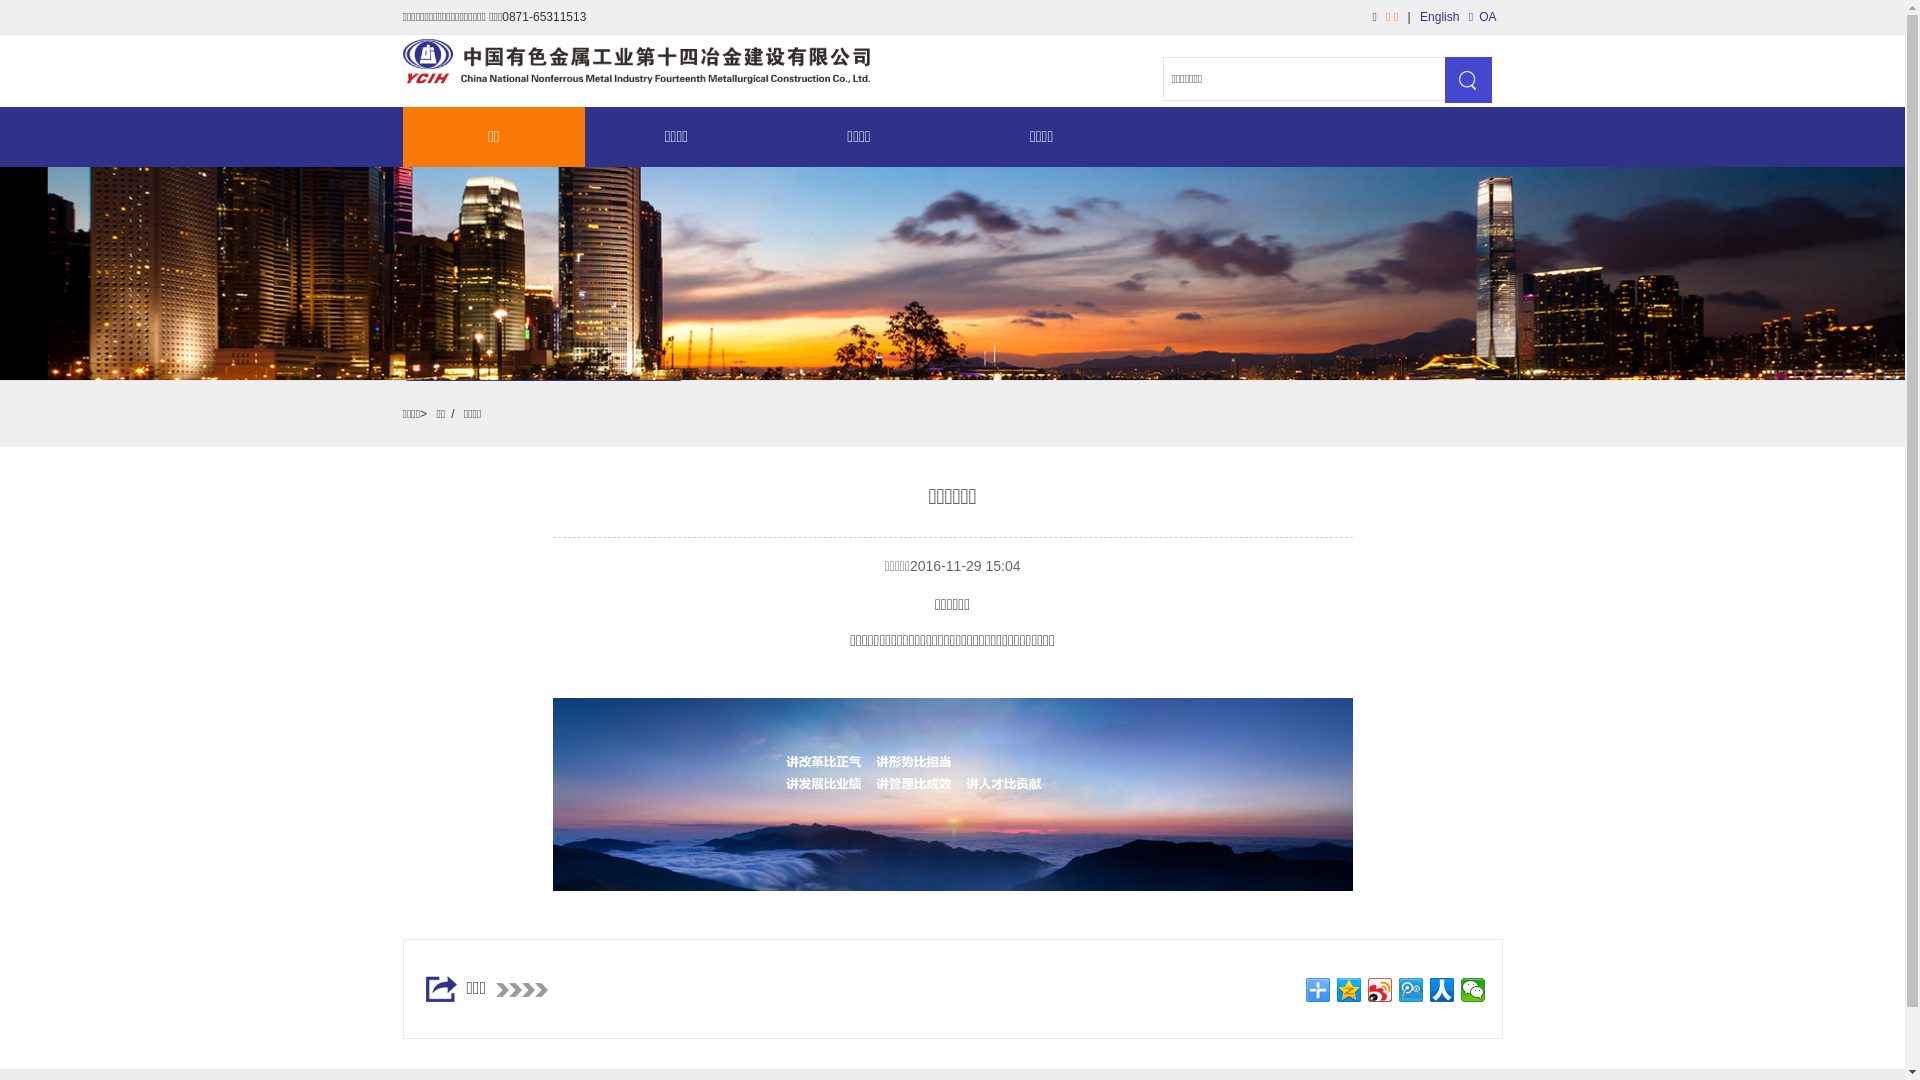 This screenshot has height=1080, width=1920. Describe the element at coordinates (1473, 16) in the screenshot. I see `'OA'` at that location.